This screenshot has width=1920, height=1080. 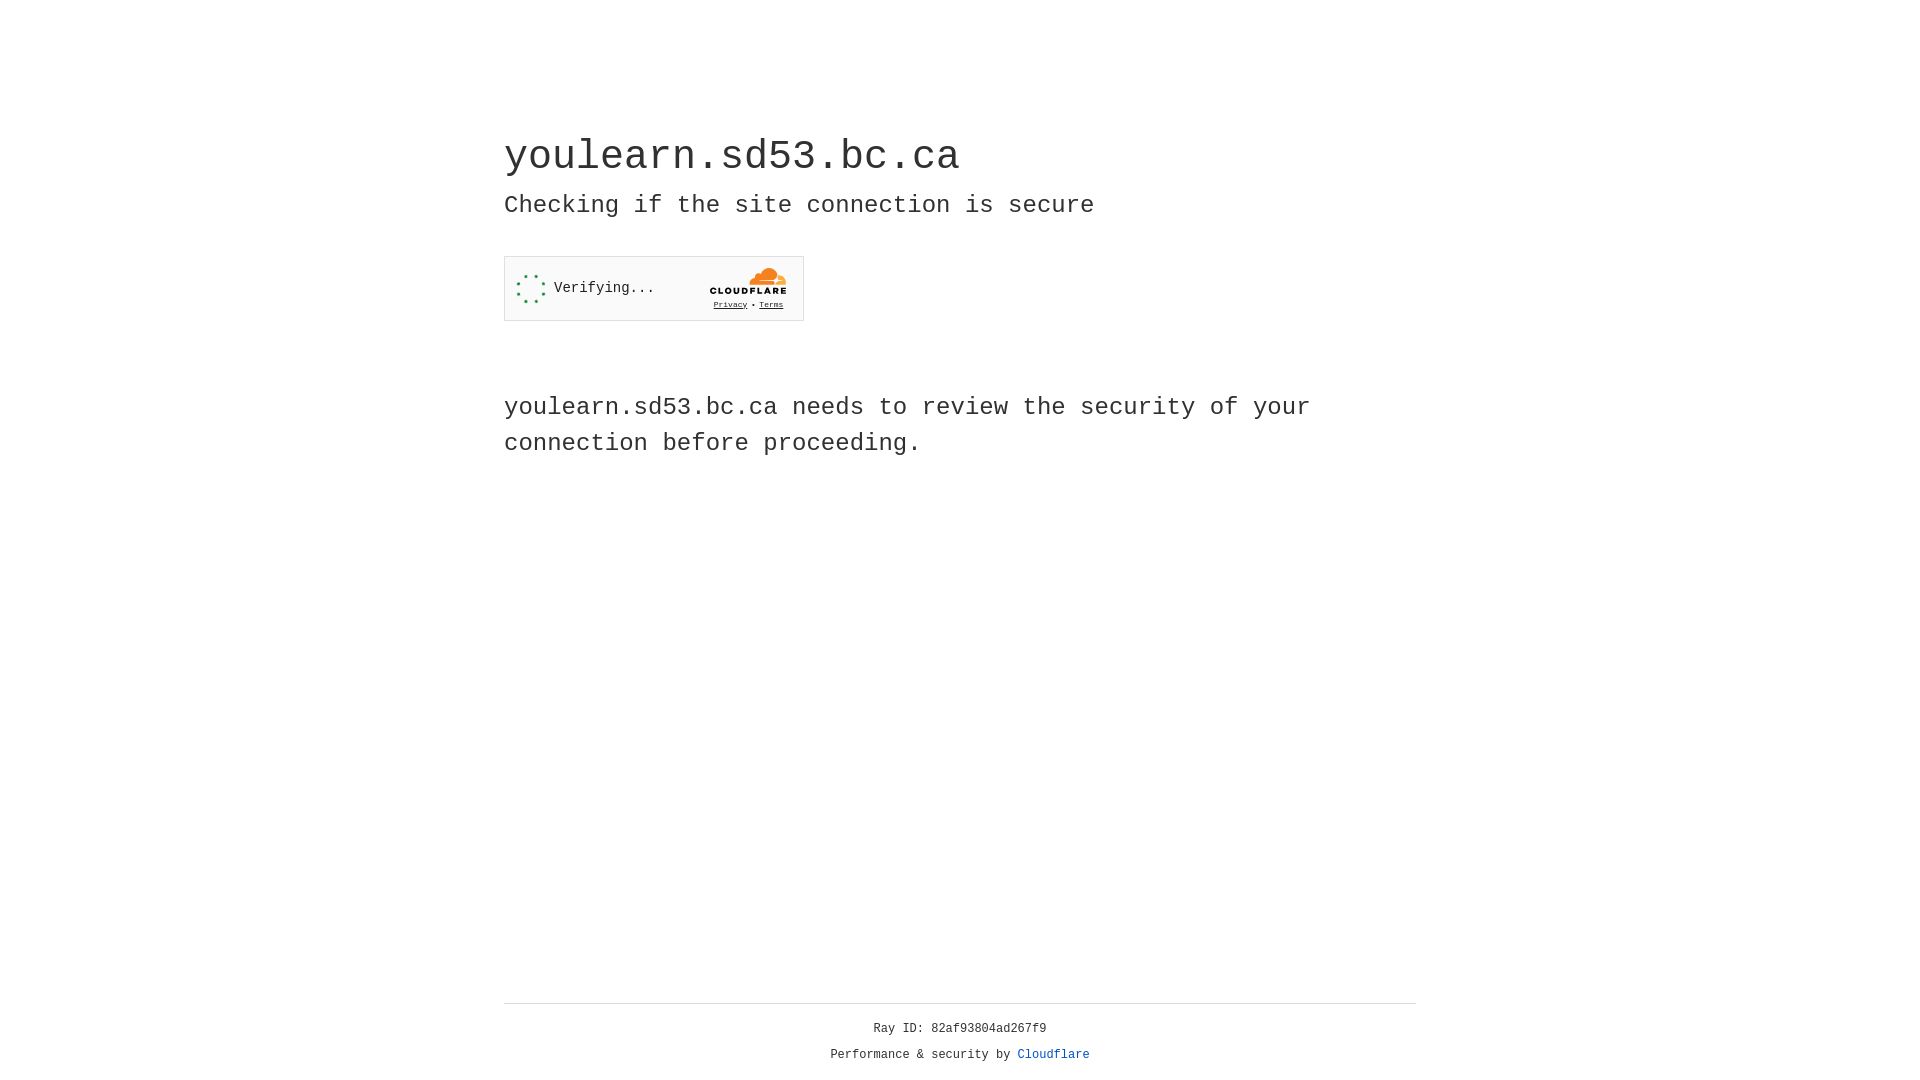 I want to click on 'Cloudflare', so click(x=1017, y=1054).